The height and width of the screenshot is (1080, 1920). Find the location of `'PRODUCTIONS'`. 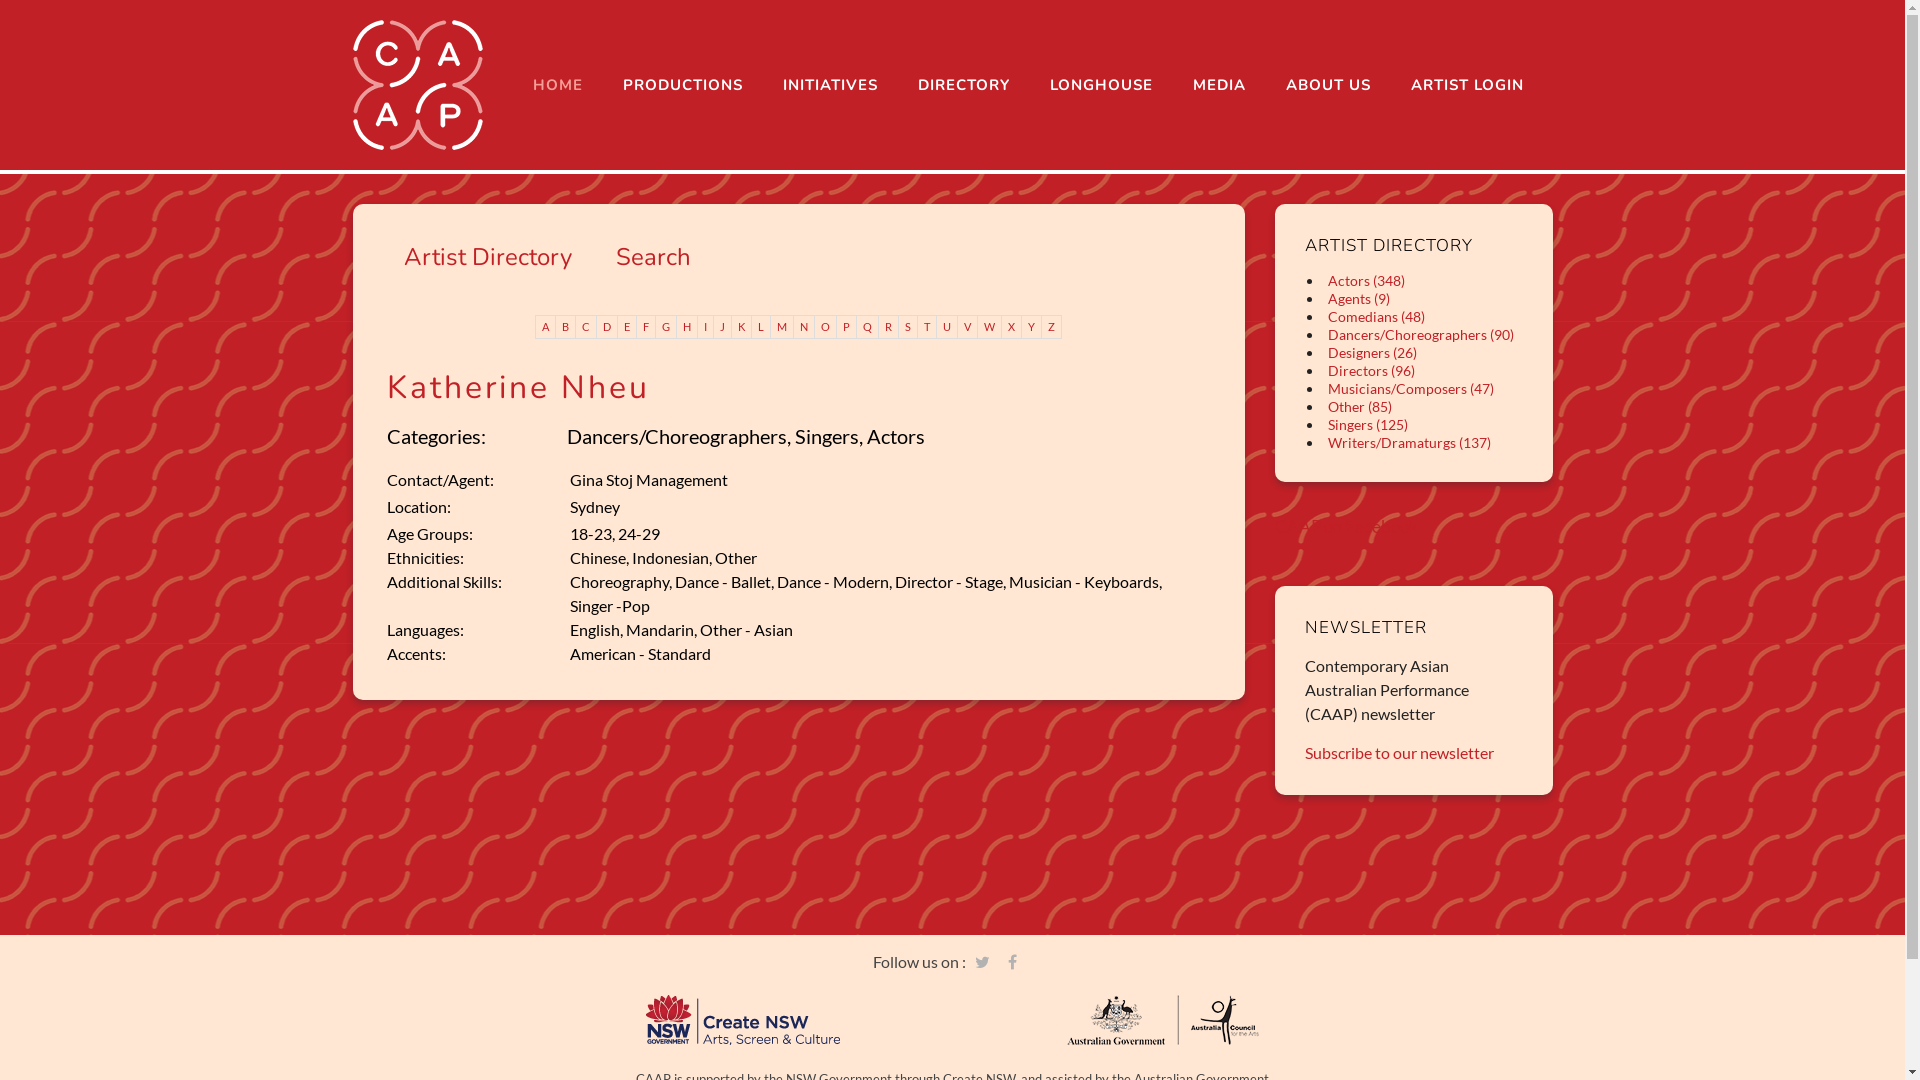

'PRODUCTIONS' is located at coordinates (681, 83).